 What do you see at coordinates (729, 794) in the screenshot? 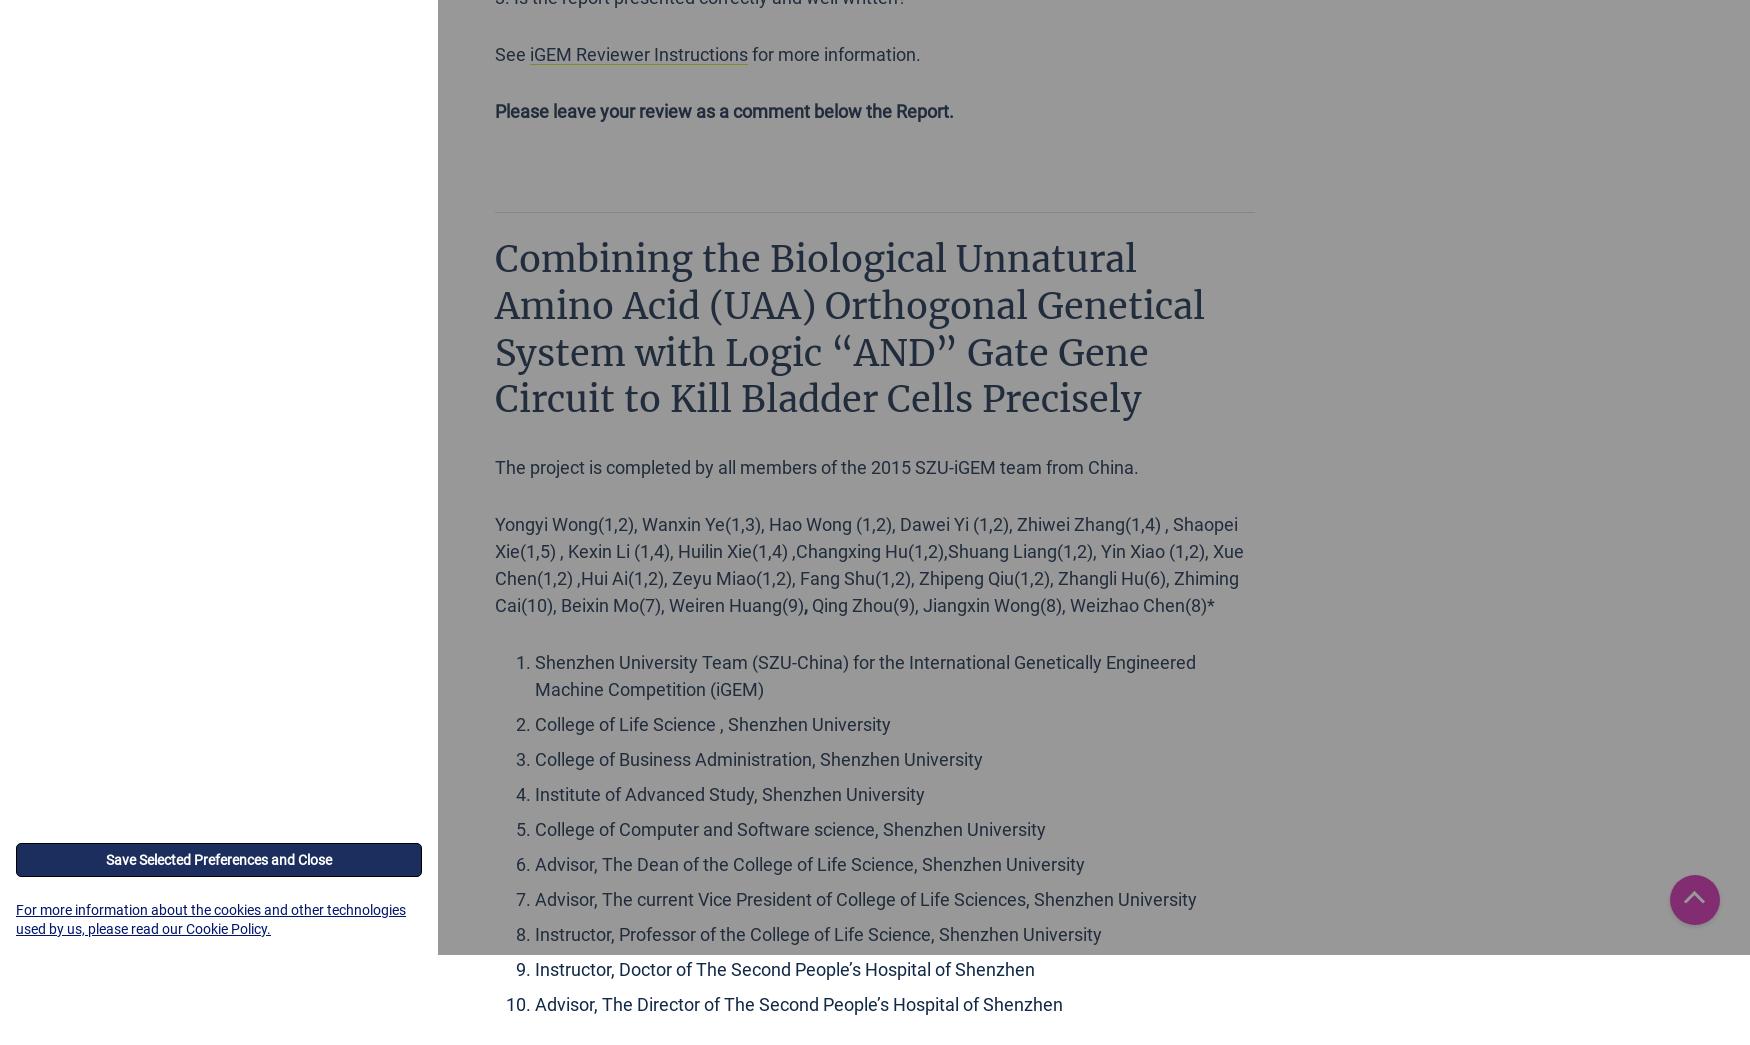
I see `'Institute of Advanced Study, Shenzhen University'` at bounding box center [729, 794].